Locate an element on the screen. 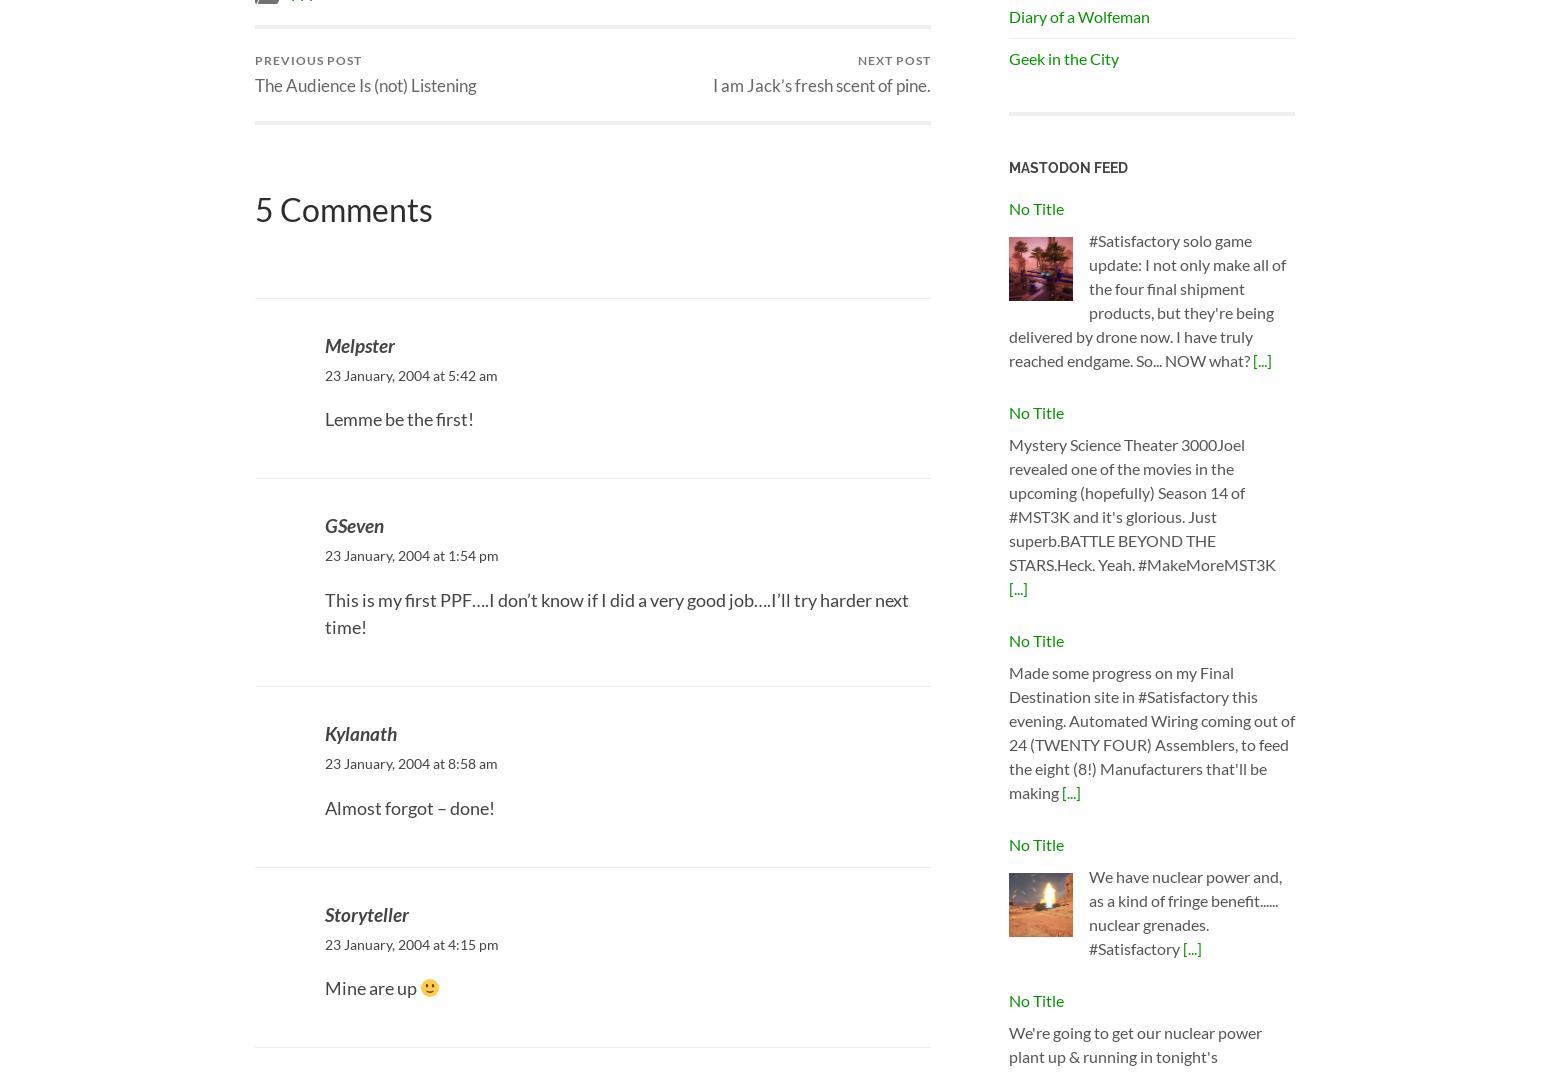 The width and height of the screenshot is (1550, 1073). '23 January, 2004 at 4:15 pm' is located at coordinates (411, 943).